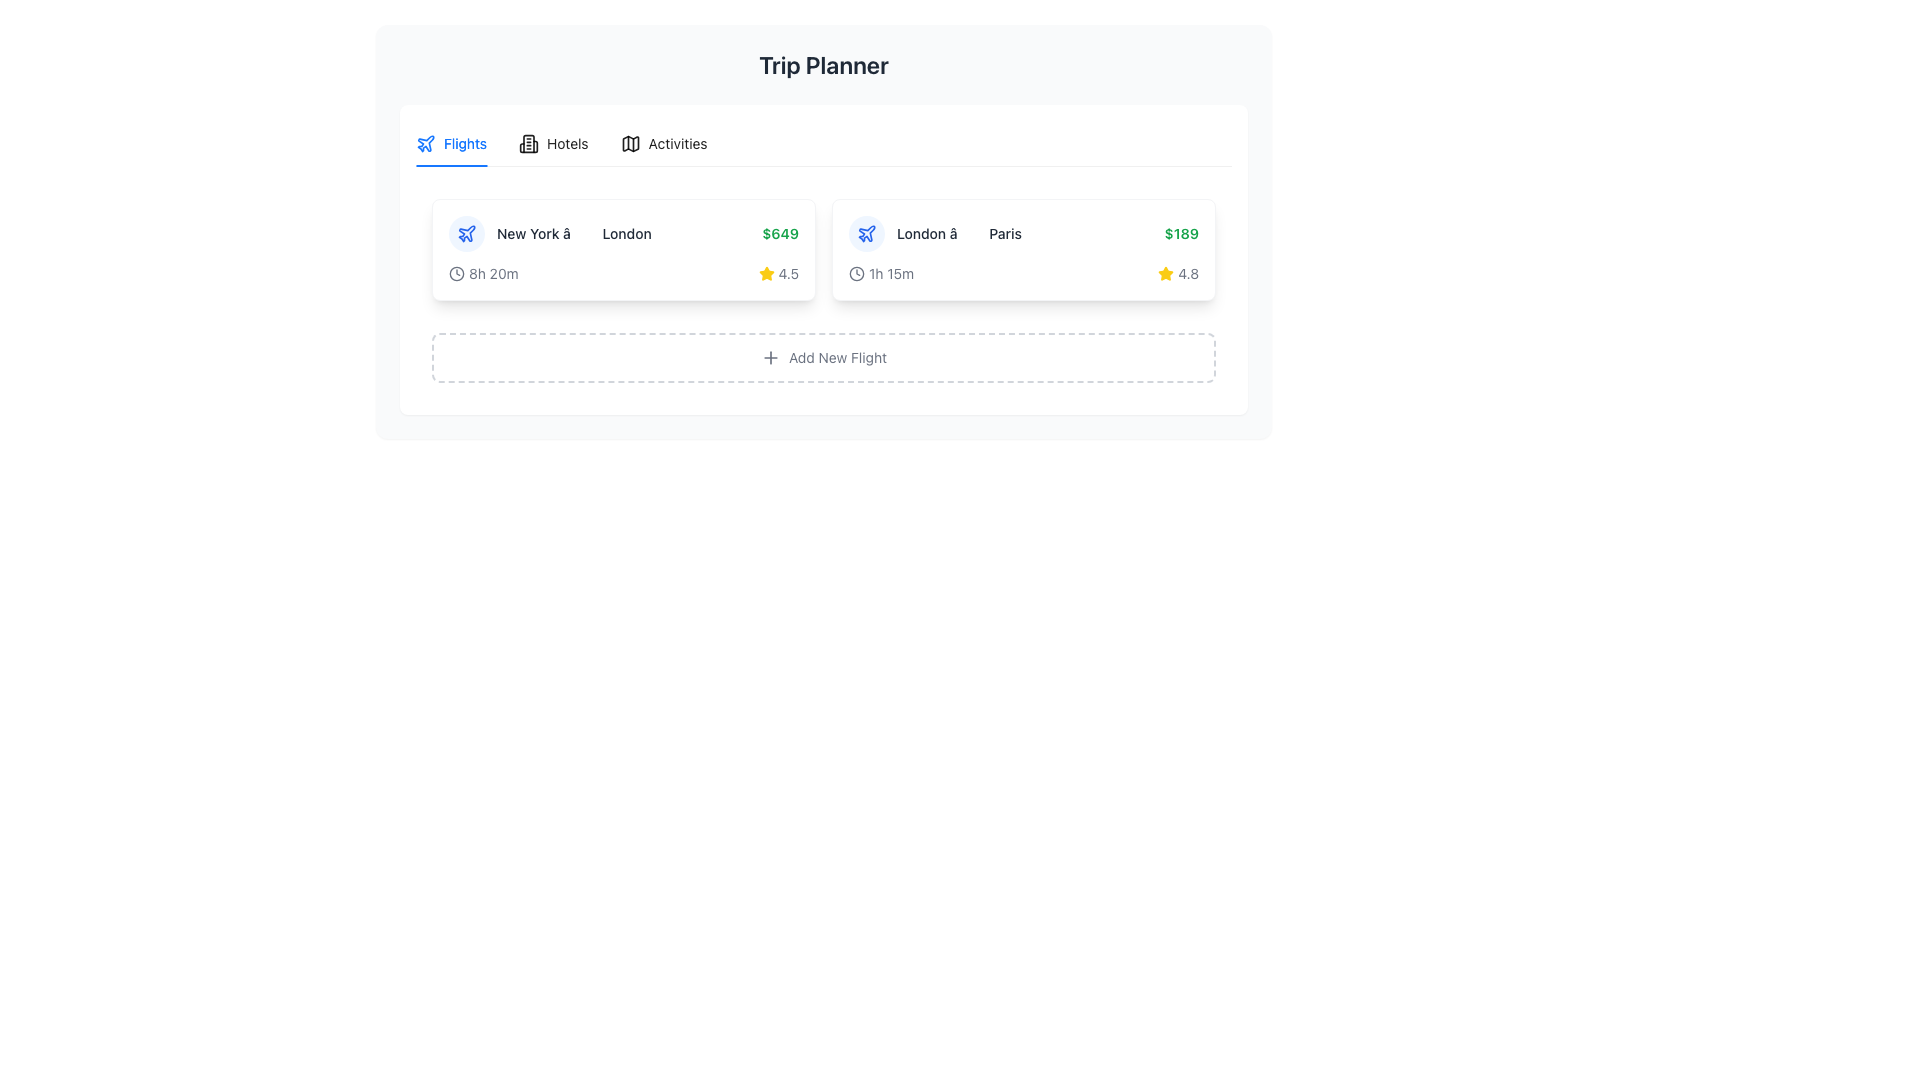 The width and height of the screenshot is (1920, 1080). What do you see at coordinates (1178, 273) in the screenshot?
I see `the Rating display element featuring a yellow star icon and the text '4.8', located under the second flight section to the right of the duration text ('1h 15m')` at bounding box center [1178, 273].